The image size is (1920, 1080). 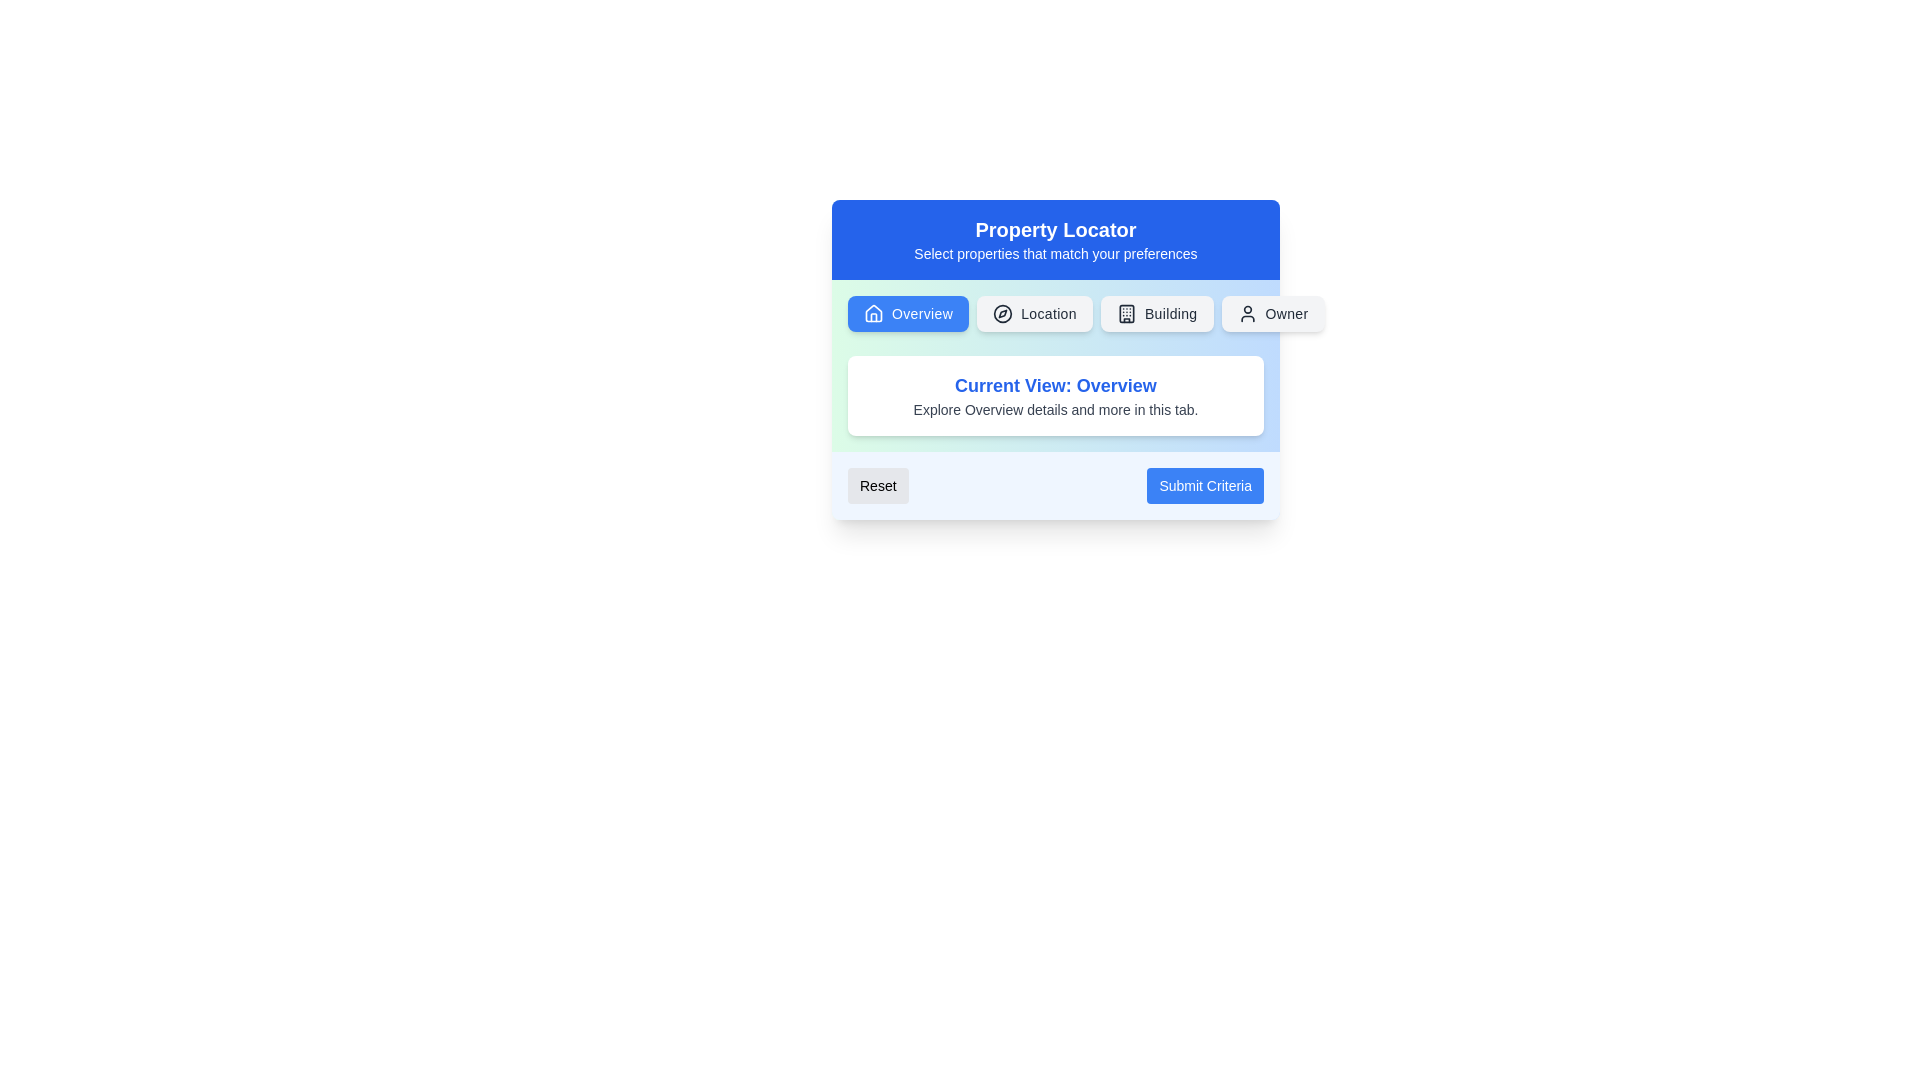 What do you see at coordinates (1055, 253) in the screenshot?
I see `the text label that says 'Select properties that match your preferences', which is located below the 'Property Locator' title in the blue rectangular section at the top of the interface` at bounding box center [1055, 253].